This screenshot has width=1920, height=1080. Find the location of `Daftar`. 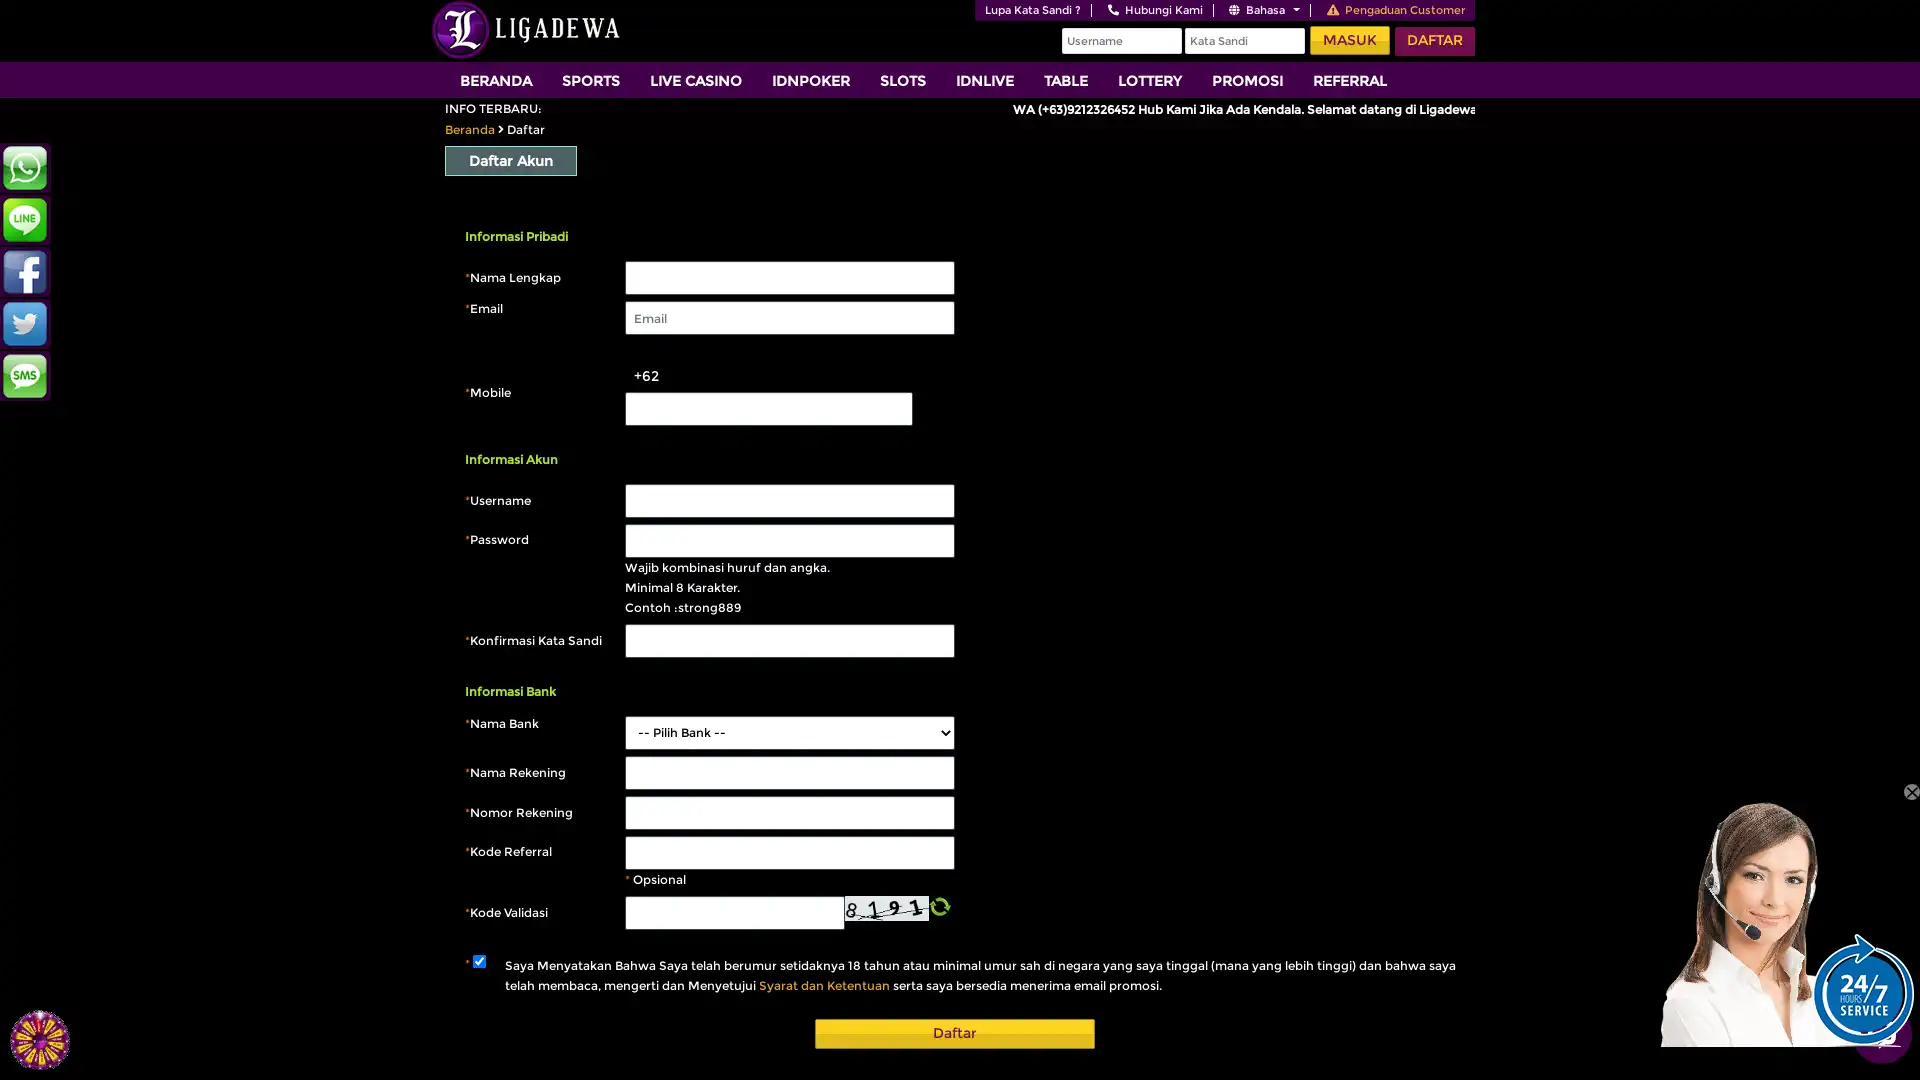

Daftar is located at coordinates (954, 1033).